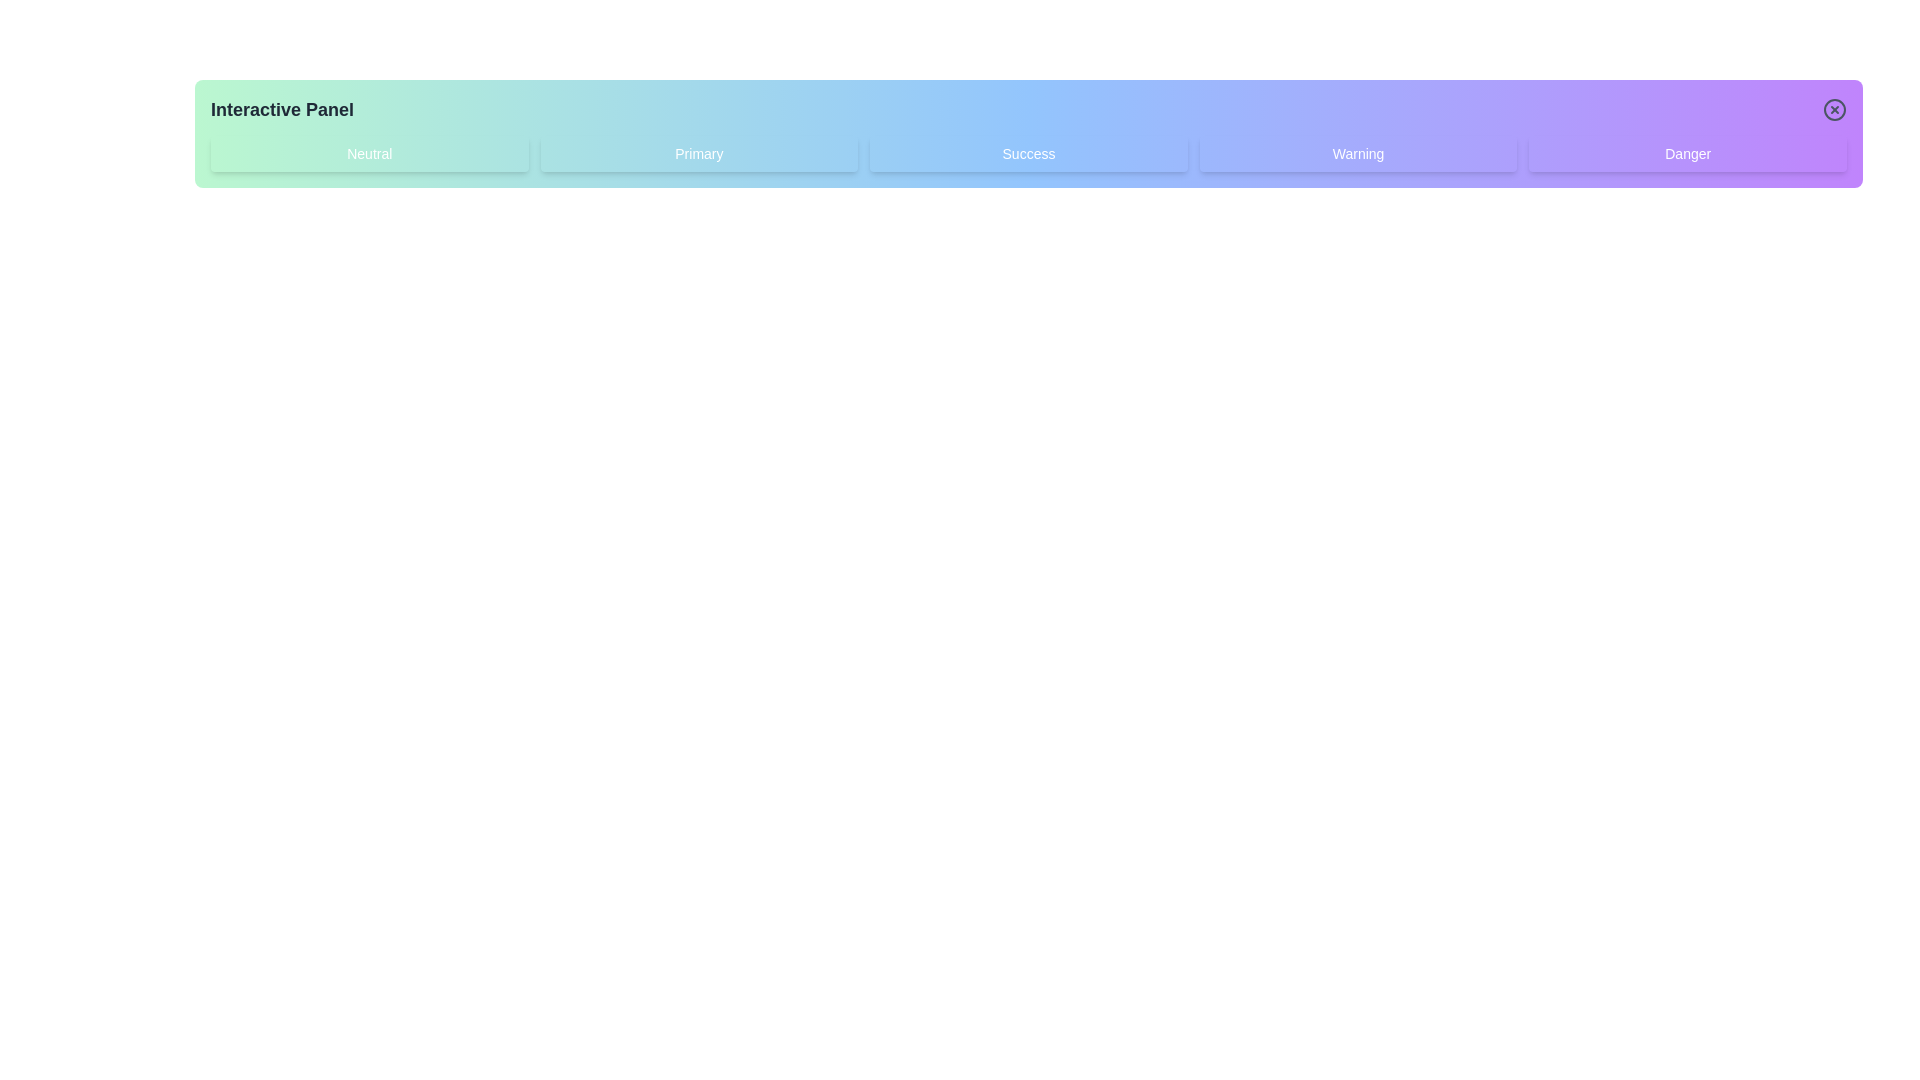  What do you see at coordinates (699, 153) in the screenshot?
I see `the 'Primary' button, which is a rectangular button with a blue background and white text, located slightly left of center in a group of five buttons` at bounding box center [699, 153].